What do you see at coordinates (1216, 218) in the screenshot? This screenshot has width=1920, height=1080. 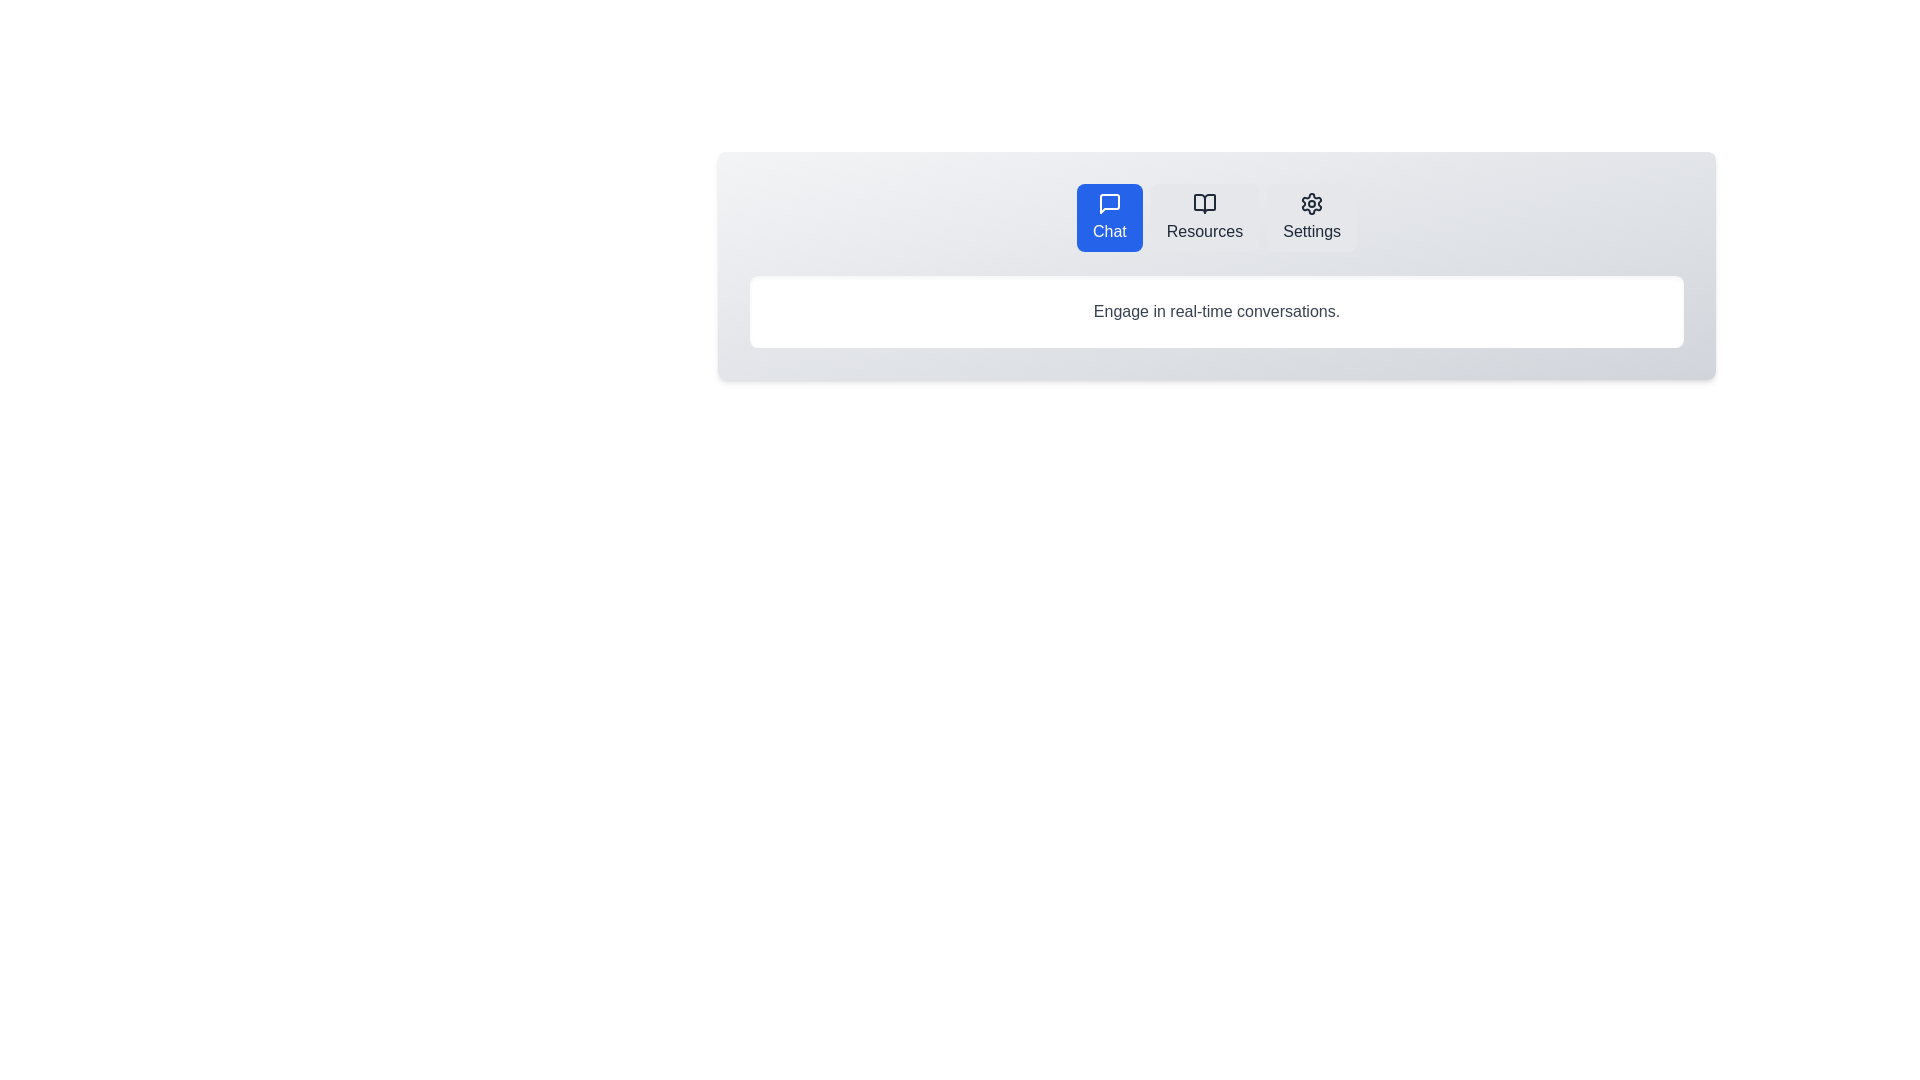 I see `the navigation bar at the top center of the application` at bounding box center [1216, 218].